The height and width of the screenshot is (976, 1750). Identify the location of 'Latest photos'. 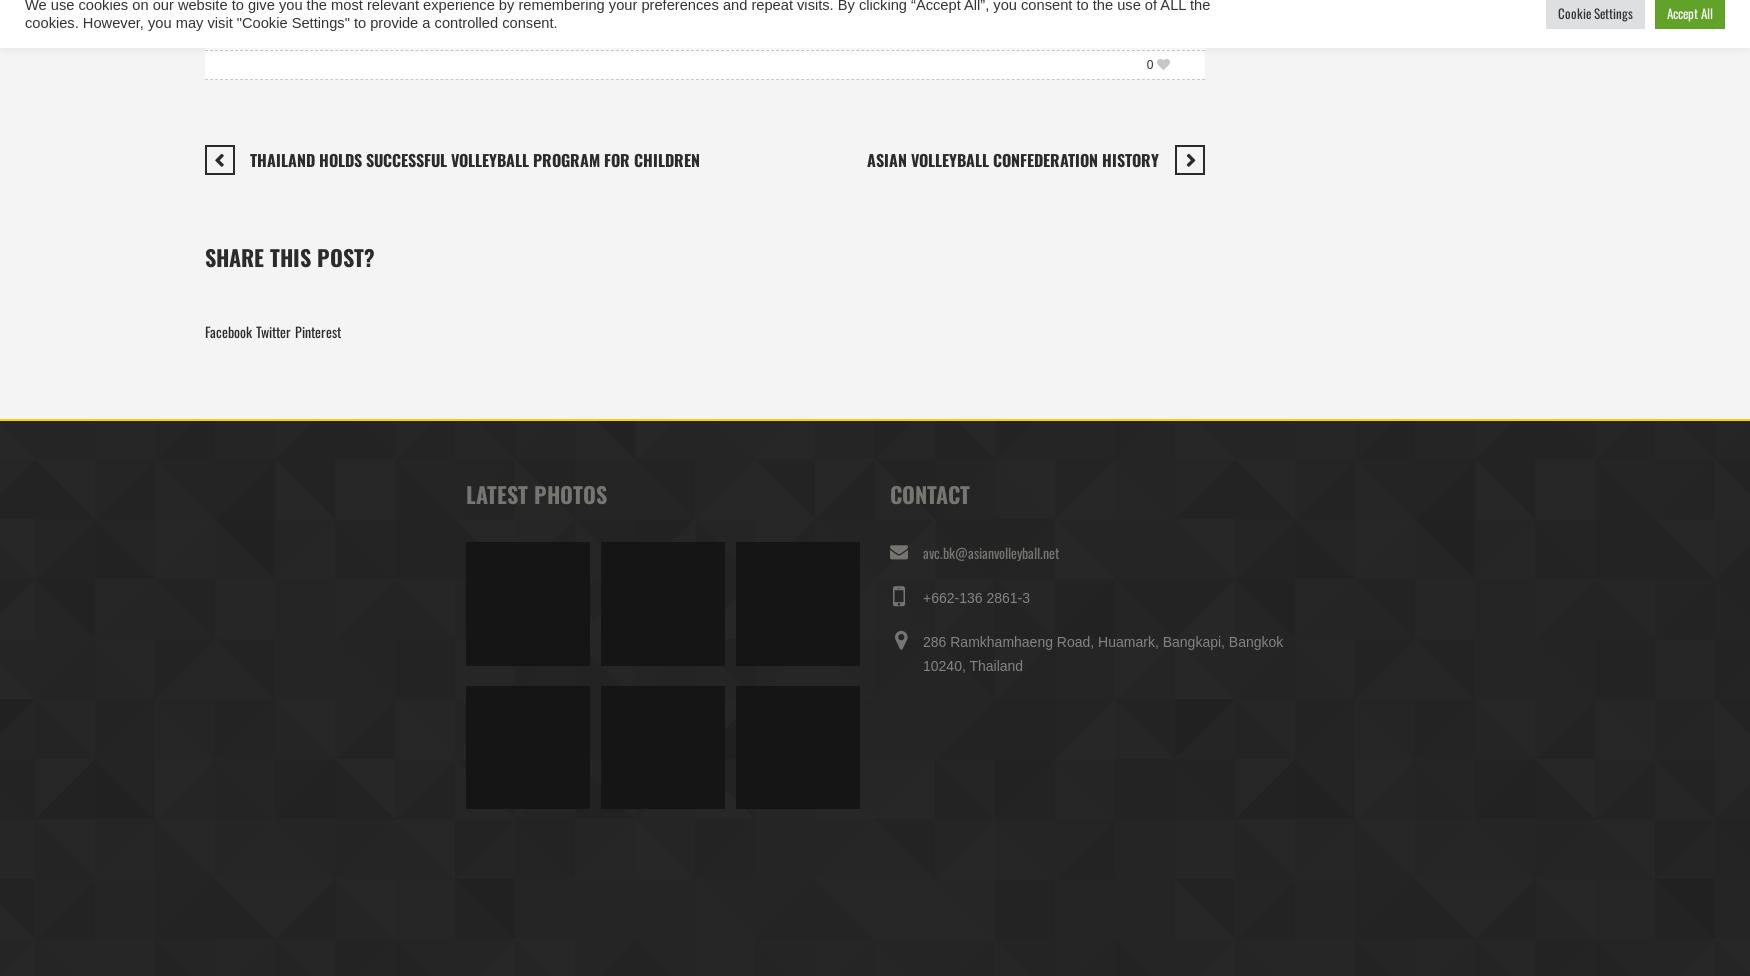
(534, 492).